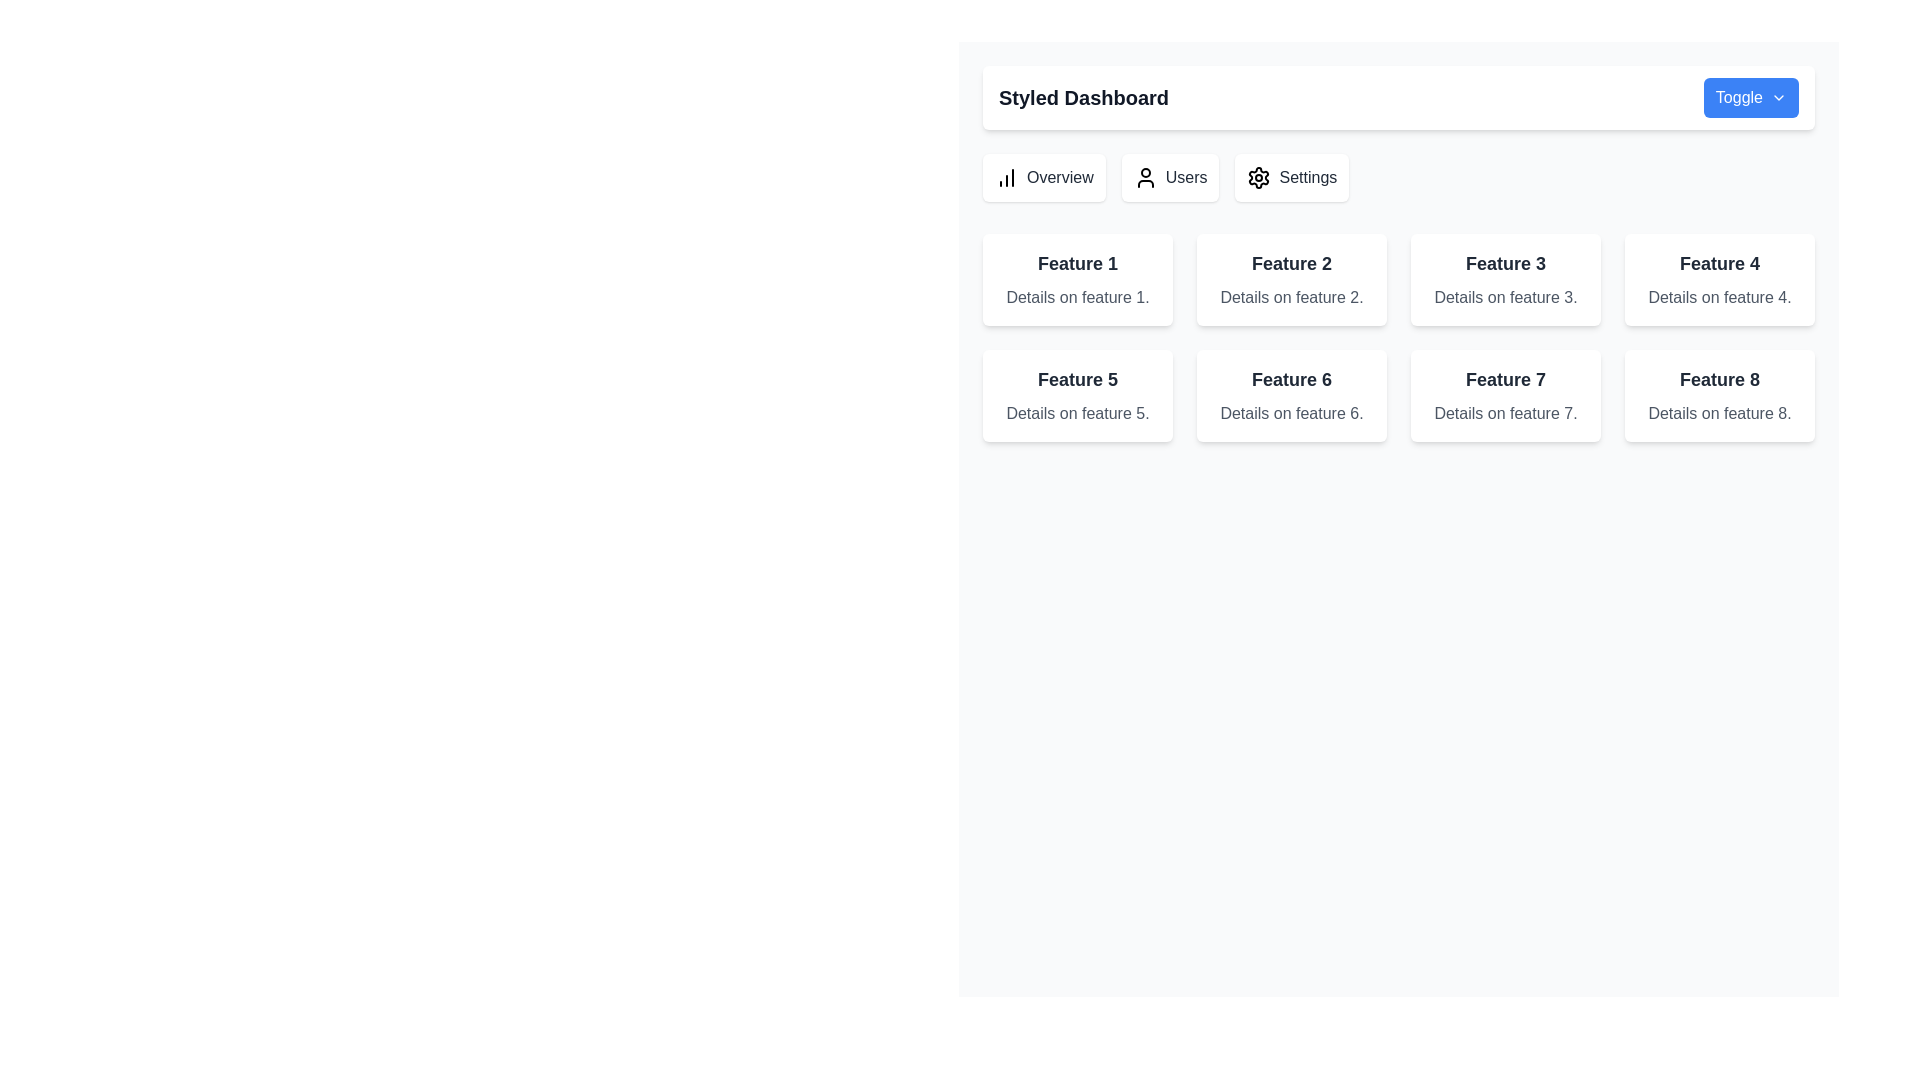 The image size is (1920, 1080). What do you see at coordinates (1718, 280) in the screenshot?
I see `the Information card titled 'Feature 4', which has a white background and rounded corners, located in the fourth position of the first row in a grid layout` at bounding box center [1718, 280].